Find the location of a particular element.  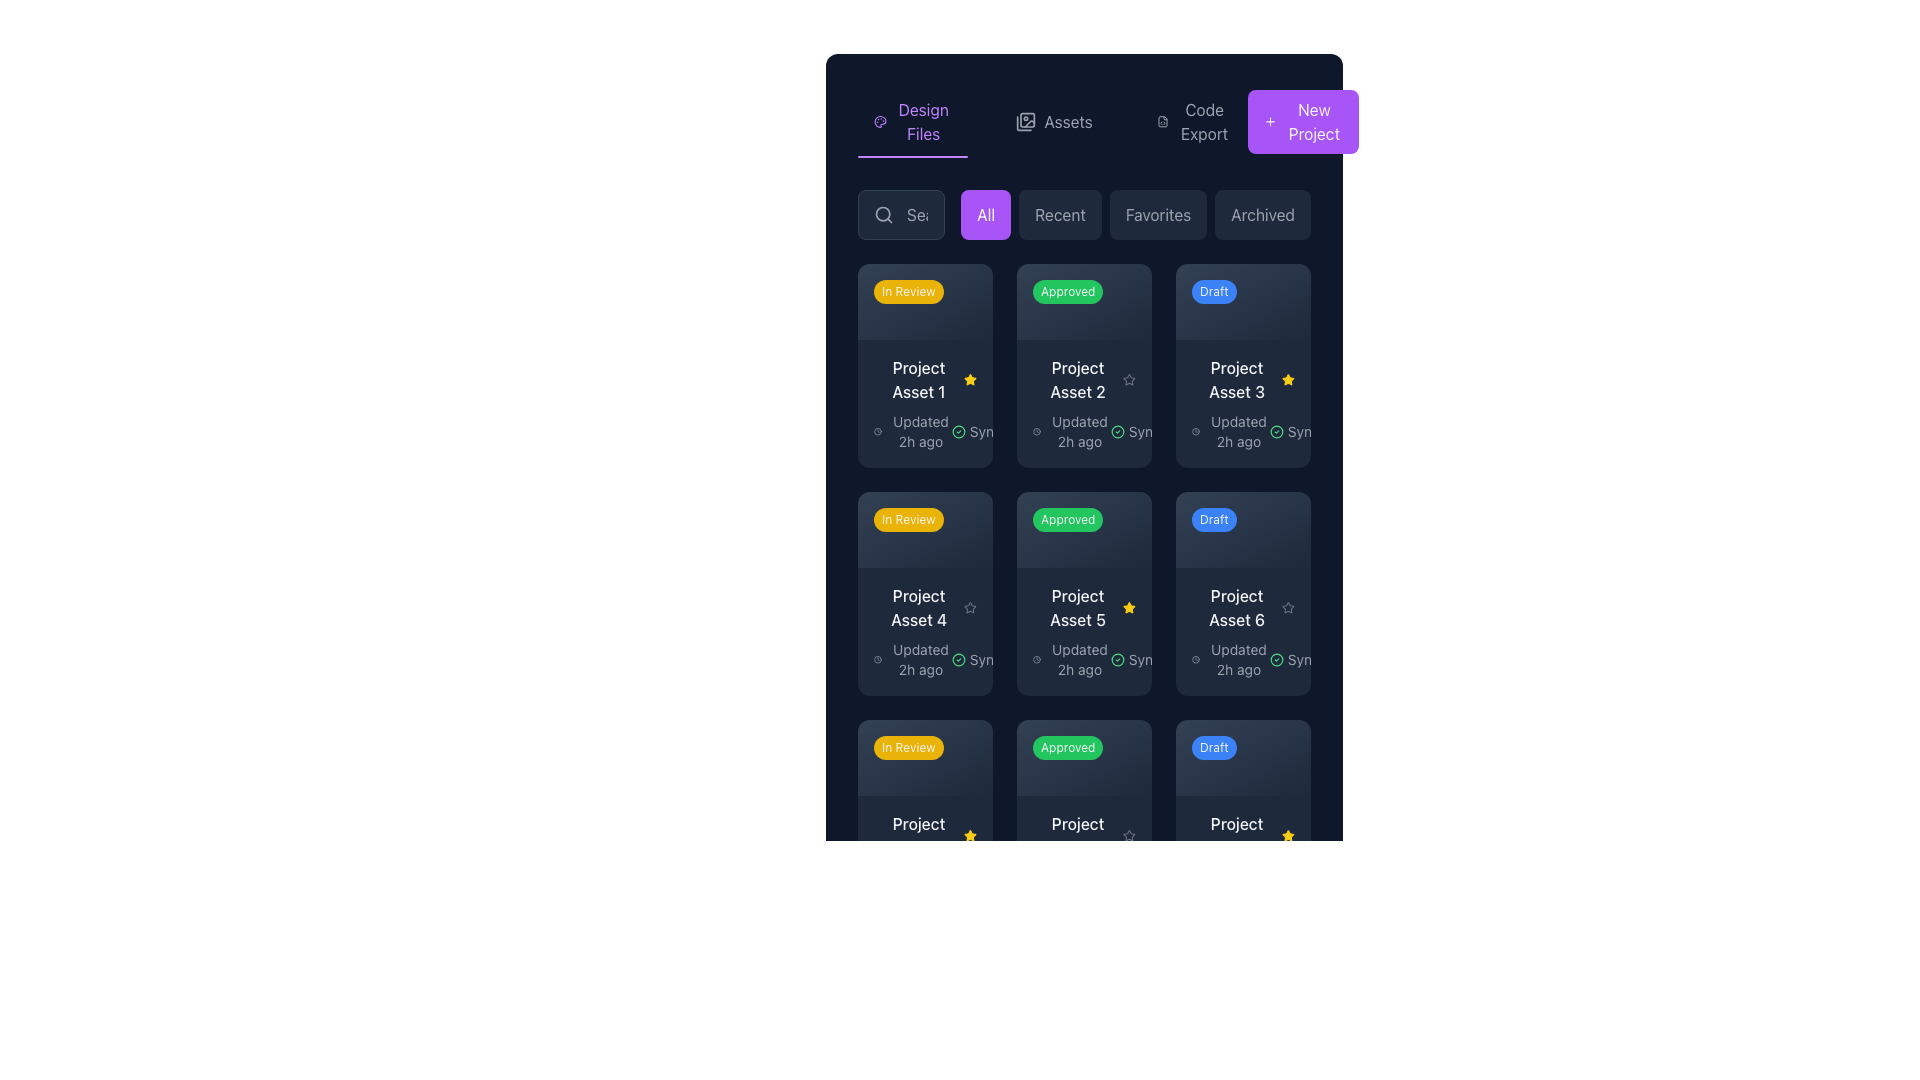

the synced indicator icon for 'Project Asset 4', which is located in the second row and first column of the grid layout, indicating successful update status is located at coordinates (957, 659).